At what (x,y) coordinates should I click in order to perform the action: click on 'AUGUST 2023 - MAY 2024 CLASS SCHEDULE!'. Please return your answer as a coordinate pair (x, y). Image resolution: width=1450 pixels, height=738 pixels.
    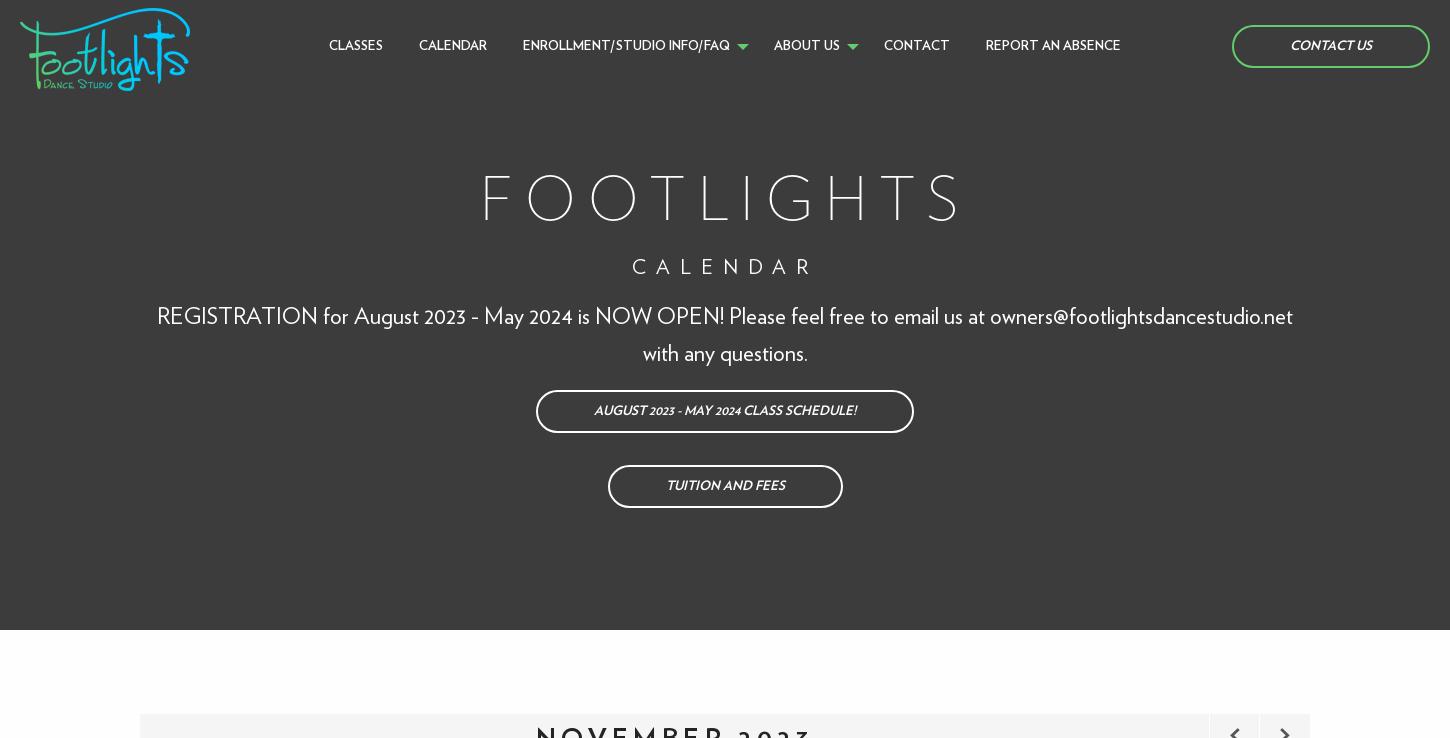
    Looking at the image, I should click on (594, 410).